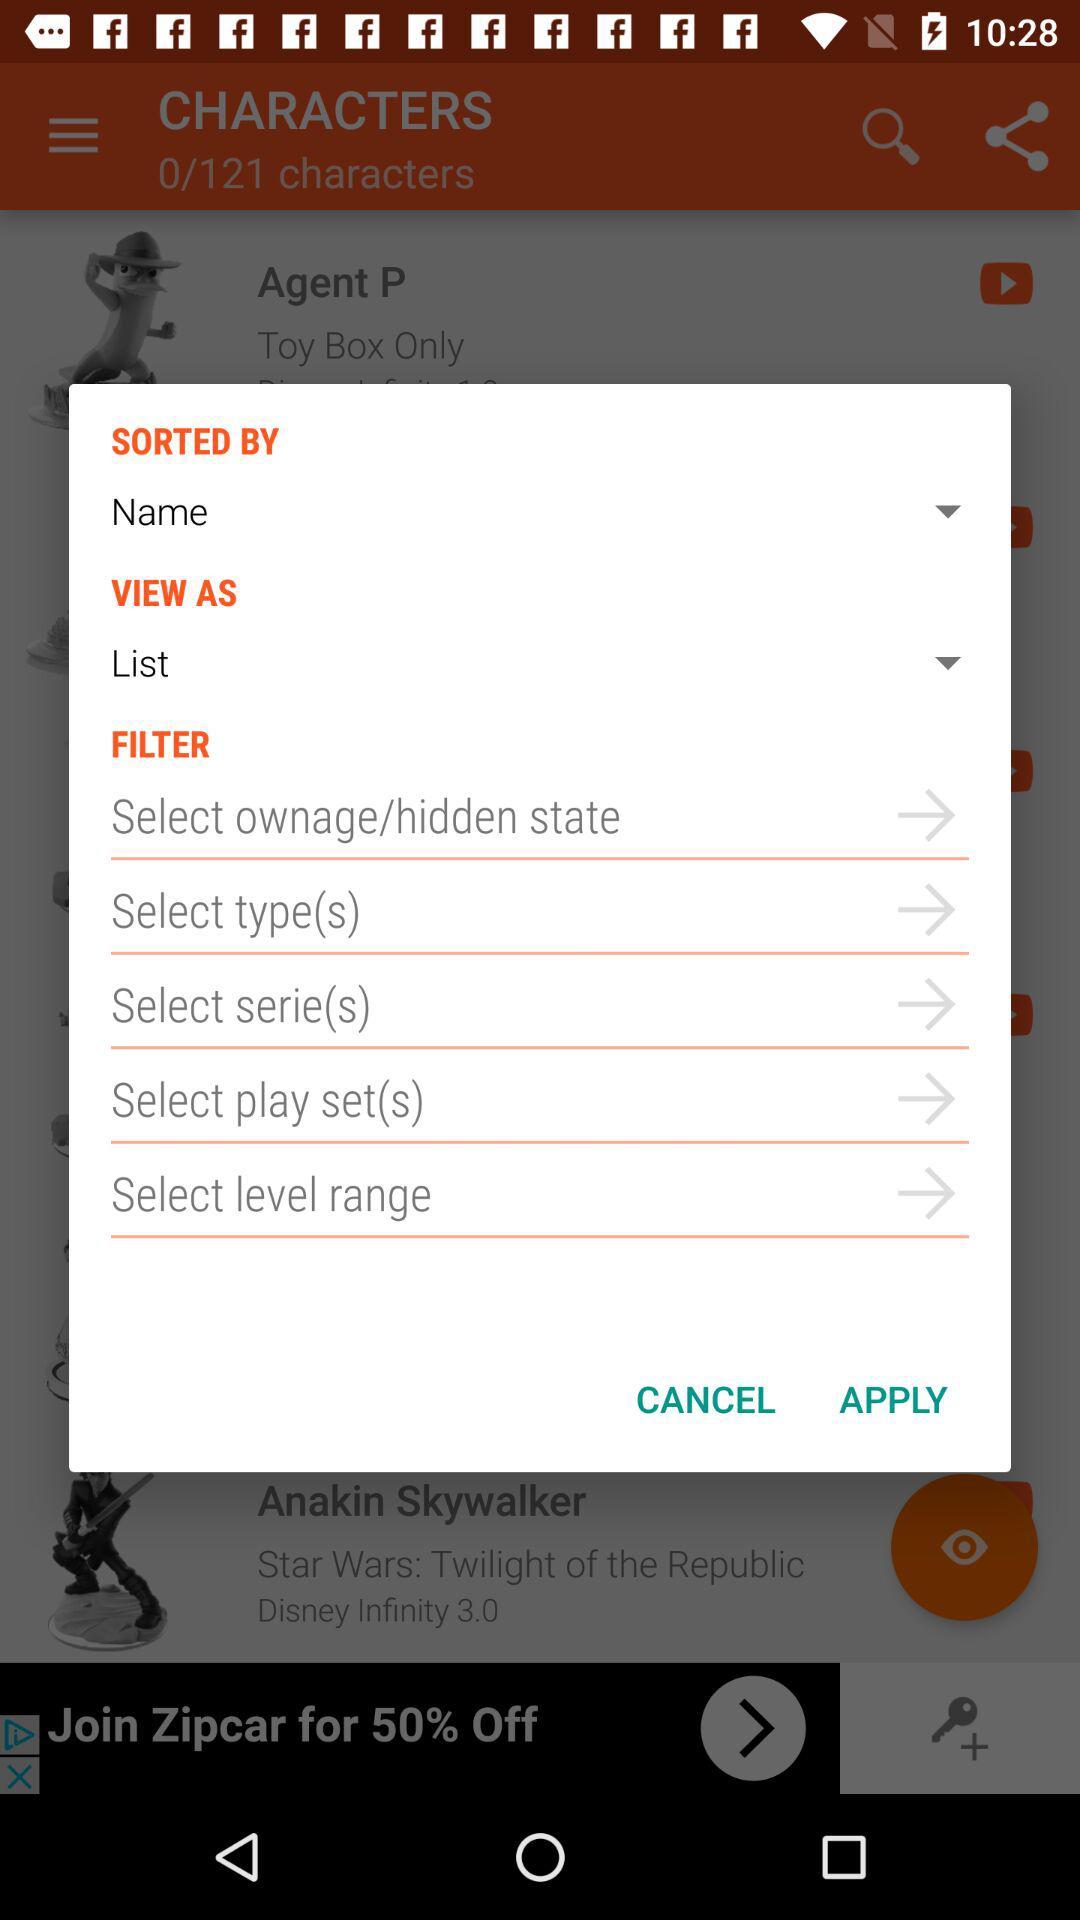 The image size is (1080, 1920). Describe the element at coordinates (540, 1193) in the screenshot. I see `level range` at that location.